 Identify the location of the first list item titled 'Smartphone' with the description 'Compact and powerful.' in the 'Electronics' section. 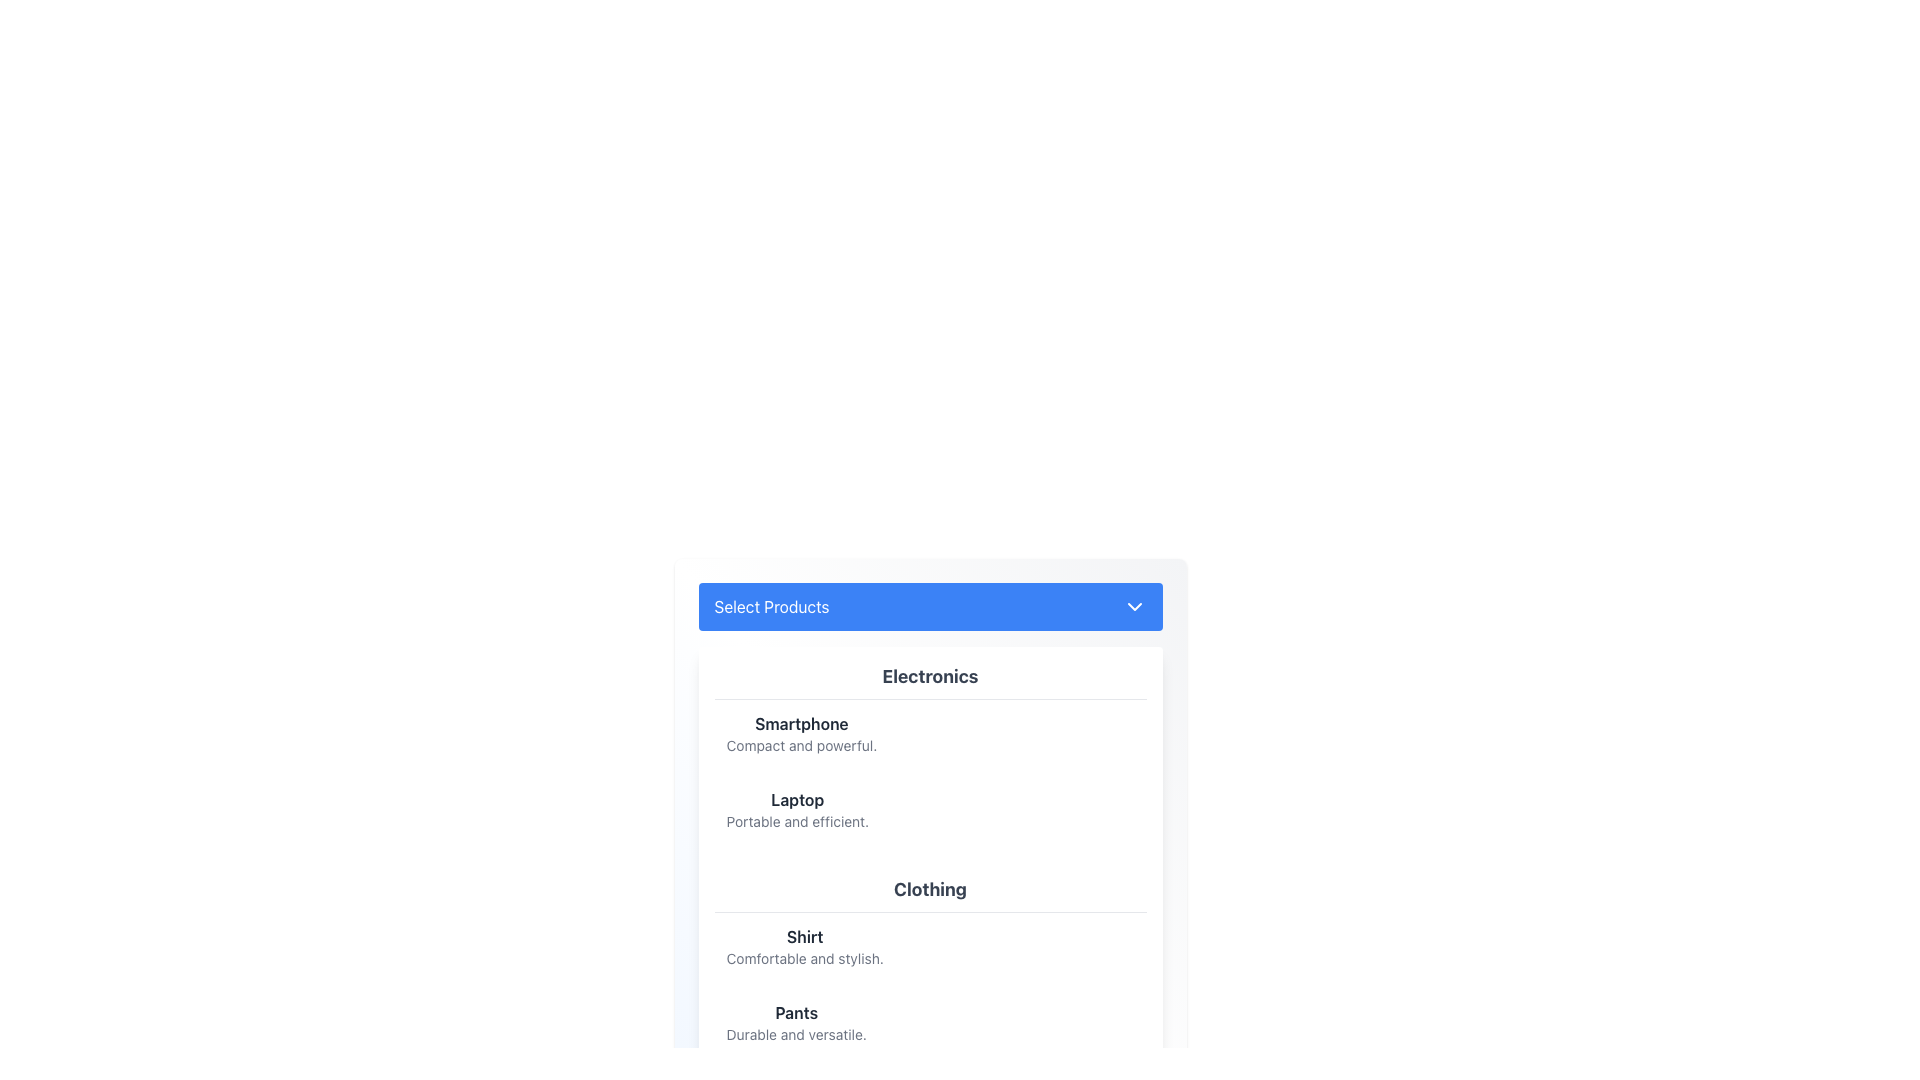
(929, 733).